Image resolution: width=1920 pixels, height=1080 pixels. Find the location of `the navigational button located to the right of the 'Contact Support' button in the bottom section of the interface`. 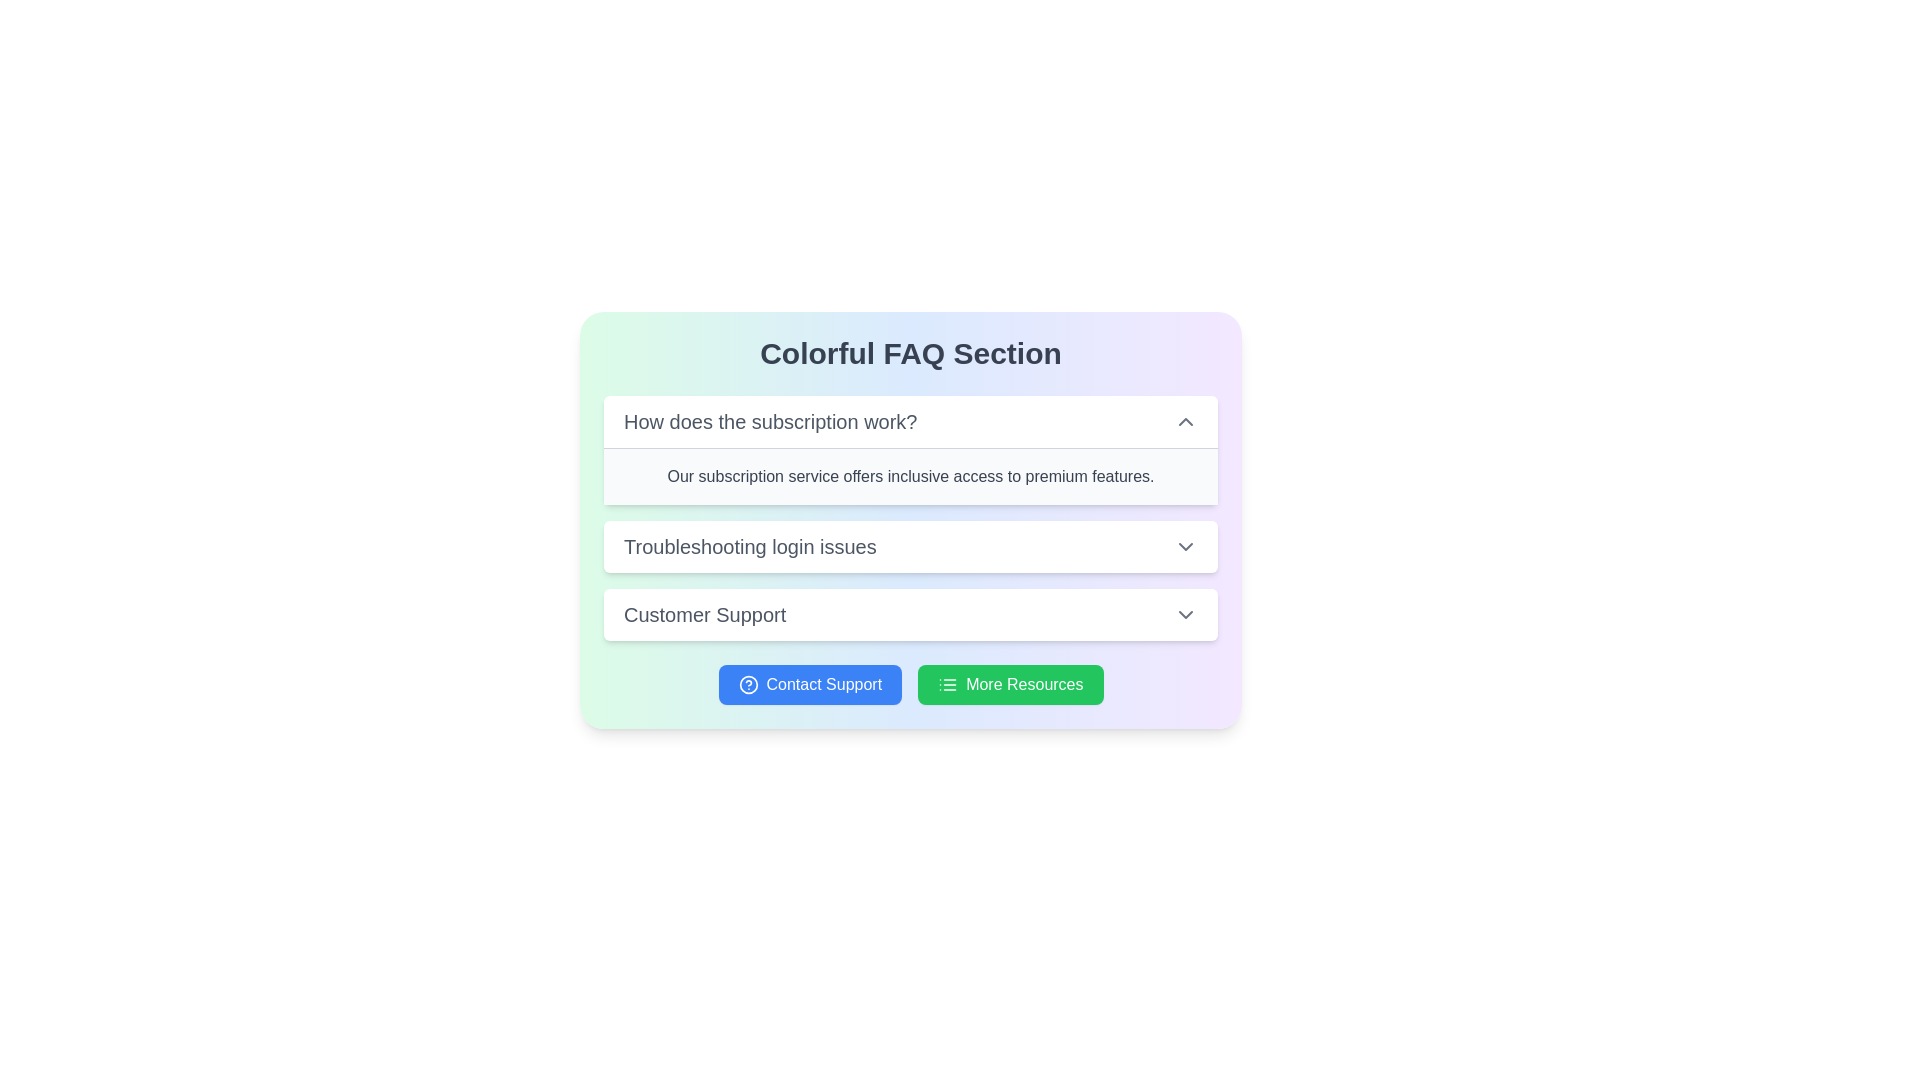

the navigational button located to the right of the 'Contact Support' button in the bottom section of the interface is located at coordinates (1010, 684).